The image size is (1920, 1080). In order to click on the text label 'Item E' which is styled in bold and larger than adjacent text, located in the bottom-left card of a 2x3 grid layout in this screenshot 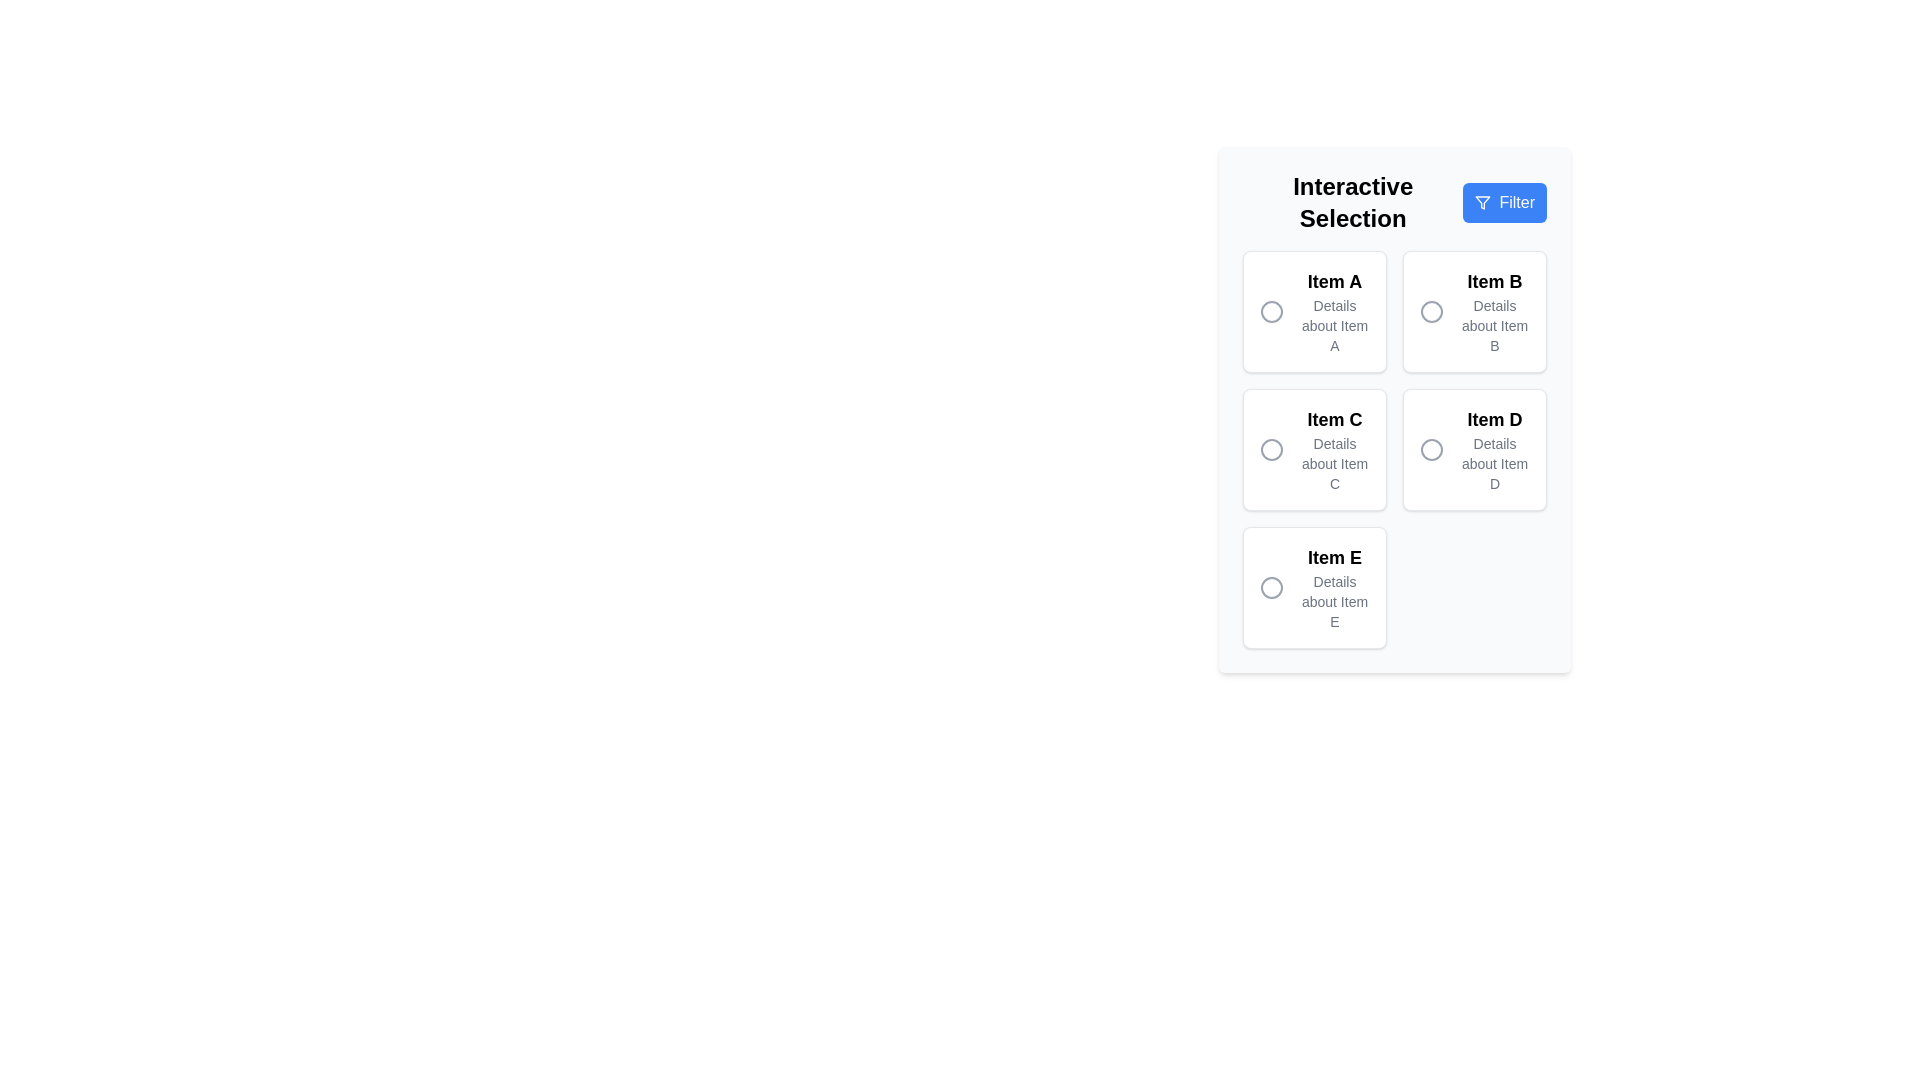, I will do `click(1334, 558)`.